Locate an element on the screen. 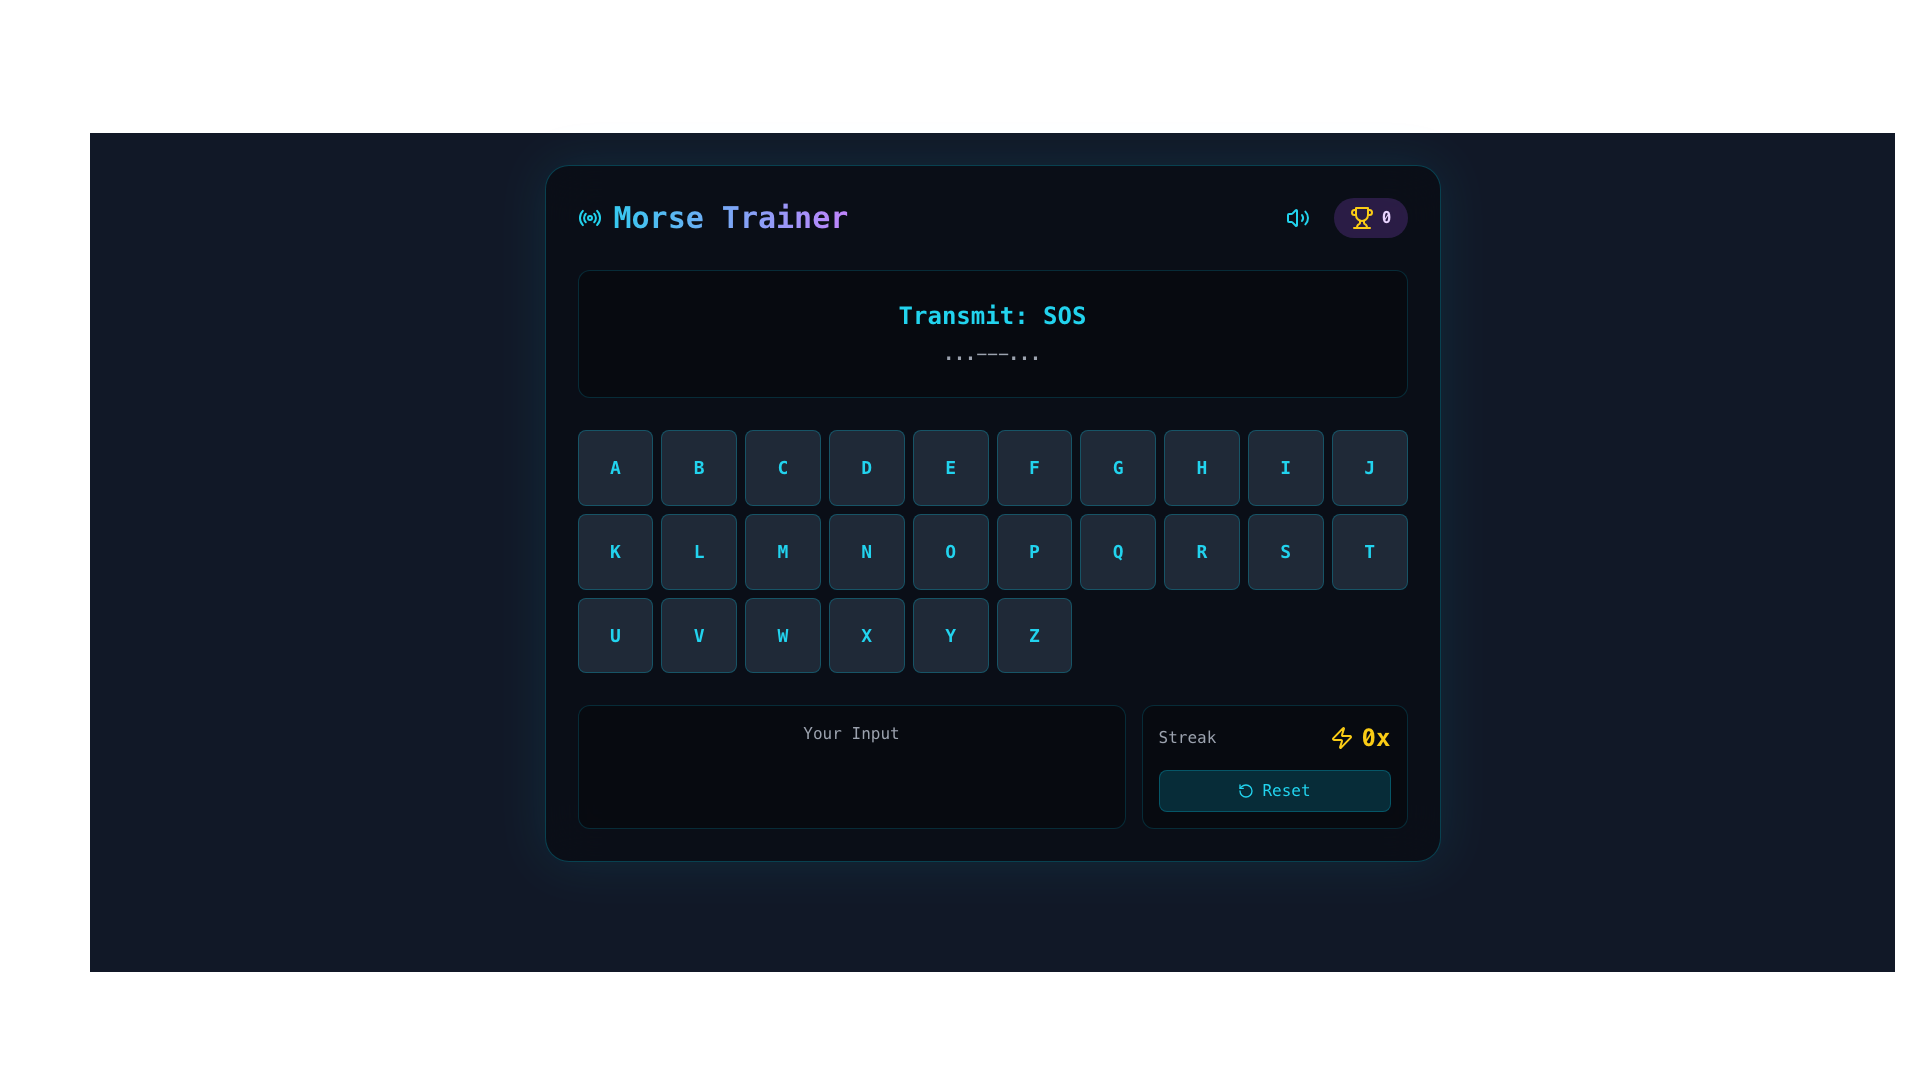  the circular volume button, which is cyan and located in the top bar of the interface is located at coordinates (1297, 218).